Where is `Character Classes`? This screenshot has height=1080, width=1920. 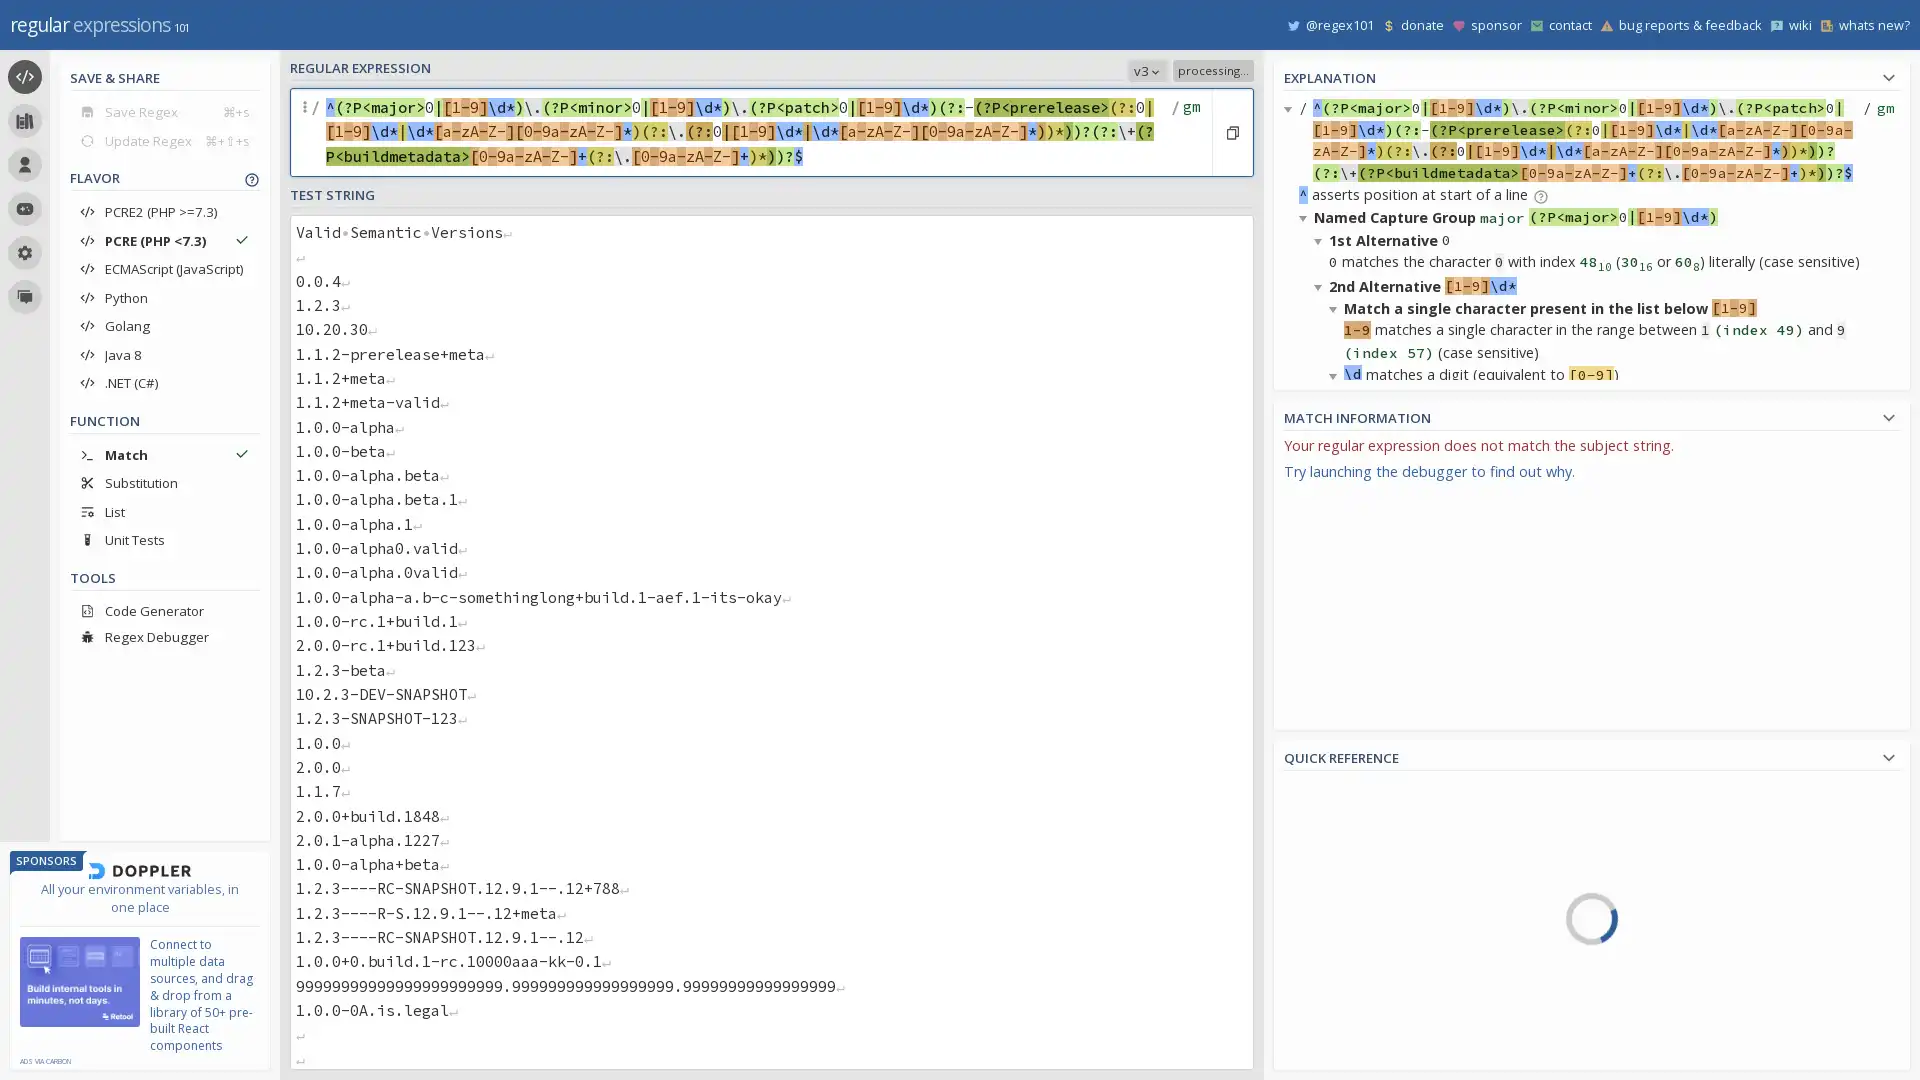 Character Classes is located at coordinates (1377, 1029).